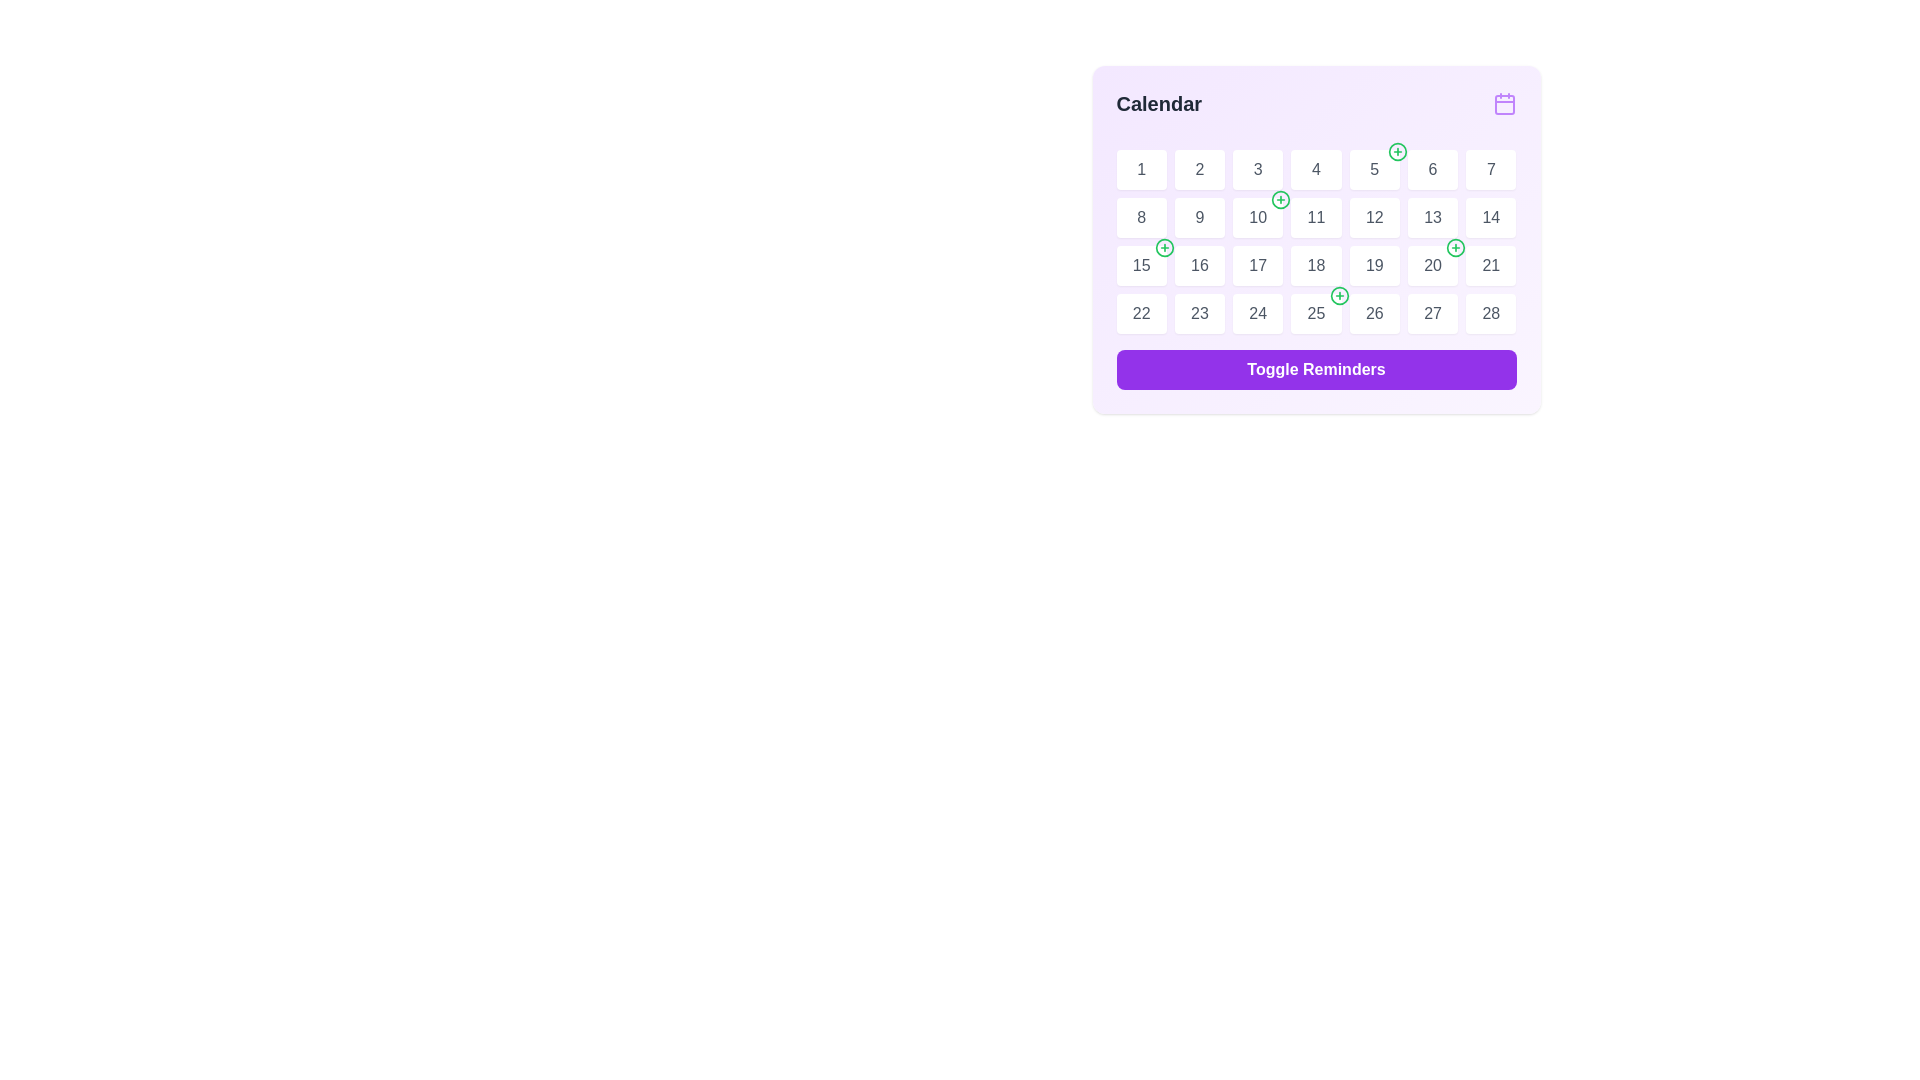 Image resolution: width=1920 pixels, height=1080 pixels. Describe the element at coordinates (1141, 168) in the screenshot. I see `the top-left calendar day cell with a white background and black text '1'` at that location.